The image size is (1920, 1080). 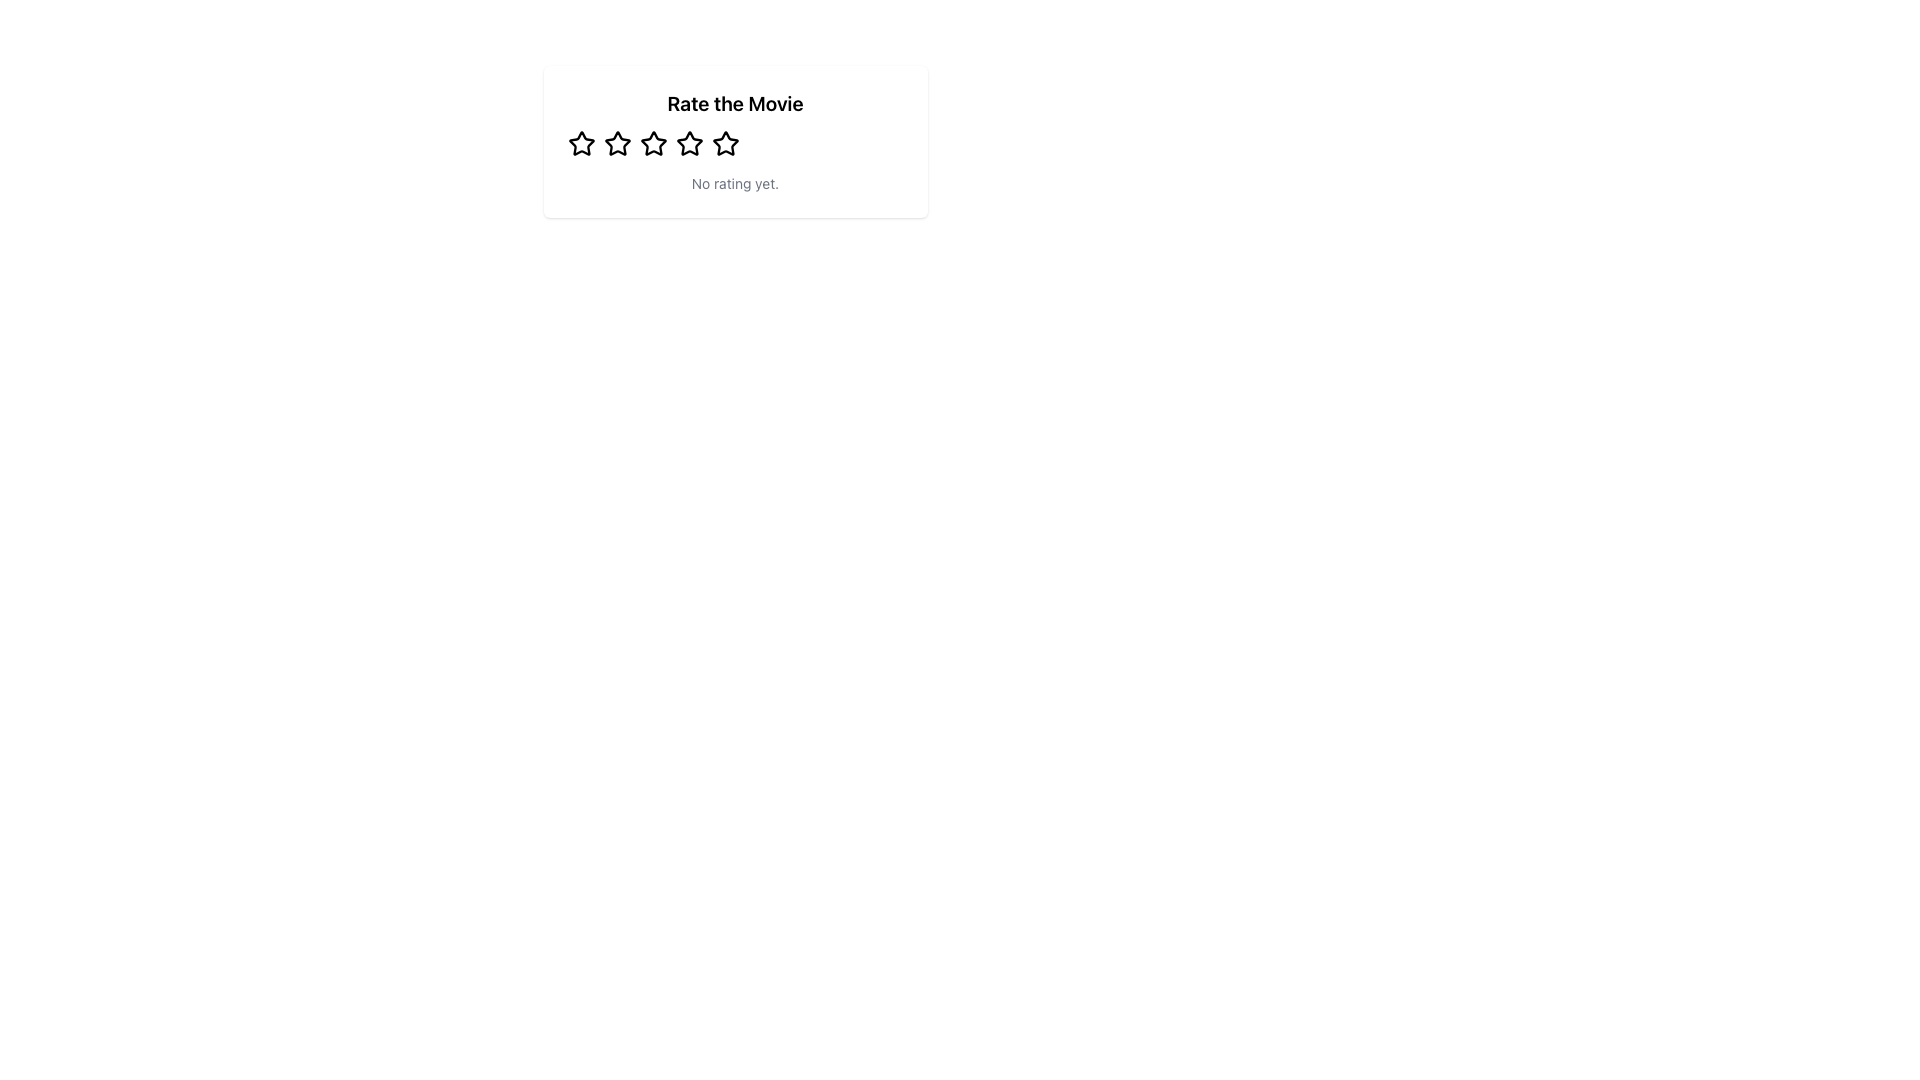 What do you see at coordinates (724, 142) in the screenshot?
I see `the fourth star in the rating component` at bounding box center [724, 142].